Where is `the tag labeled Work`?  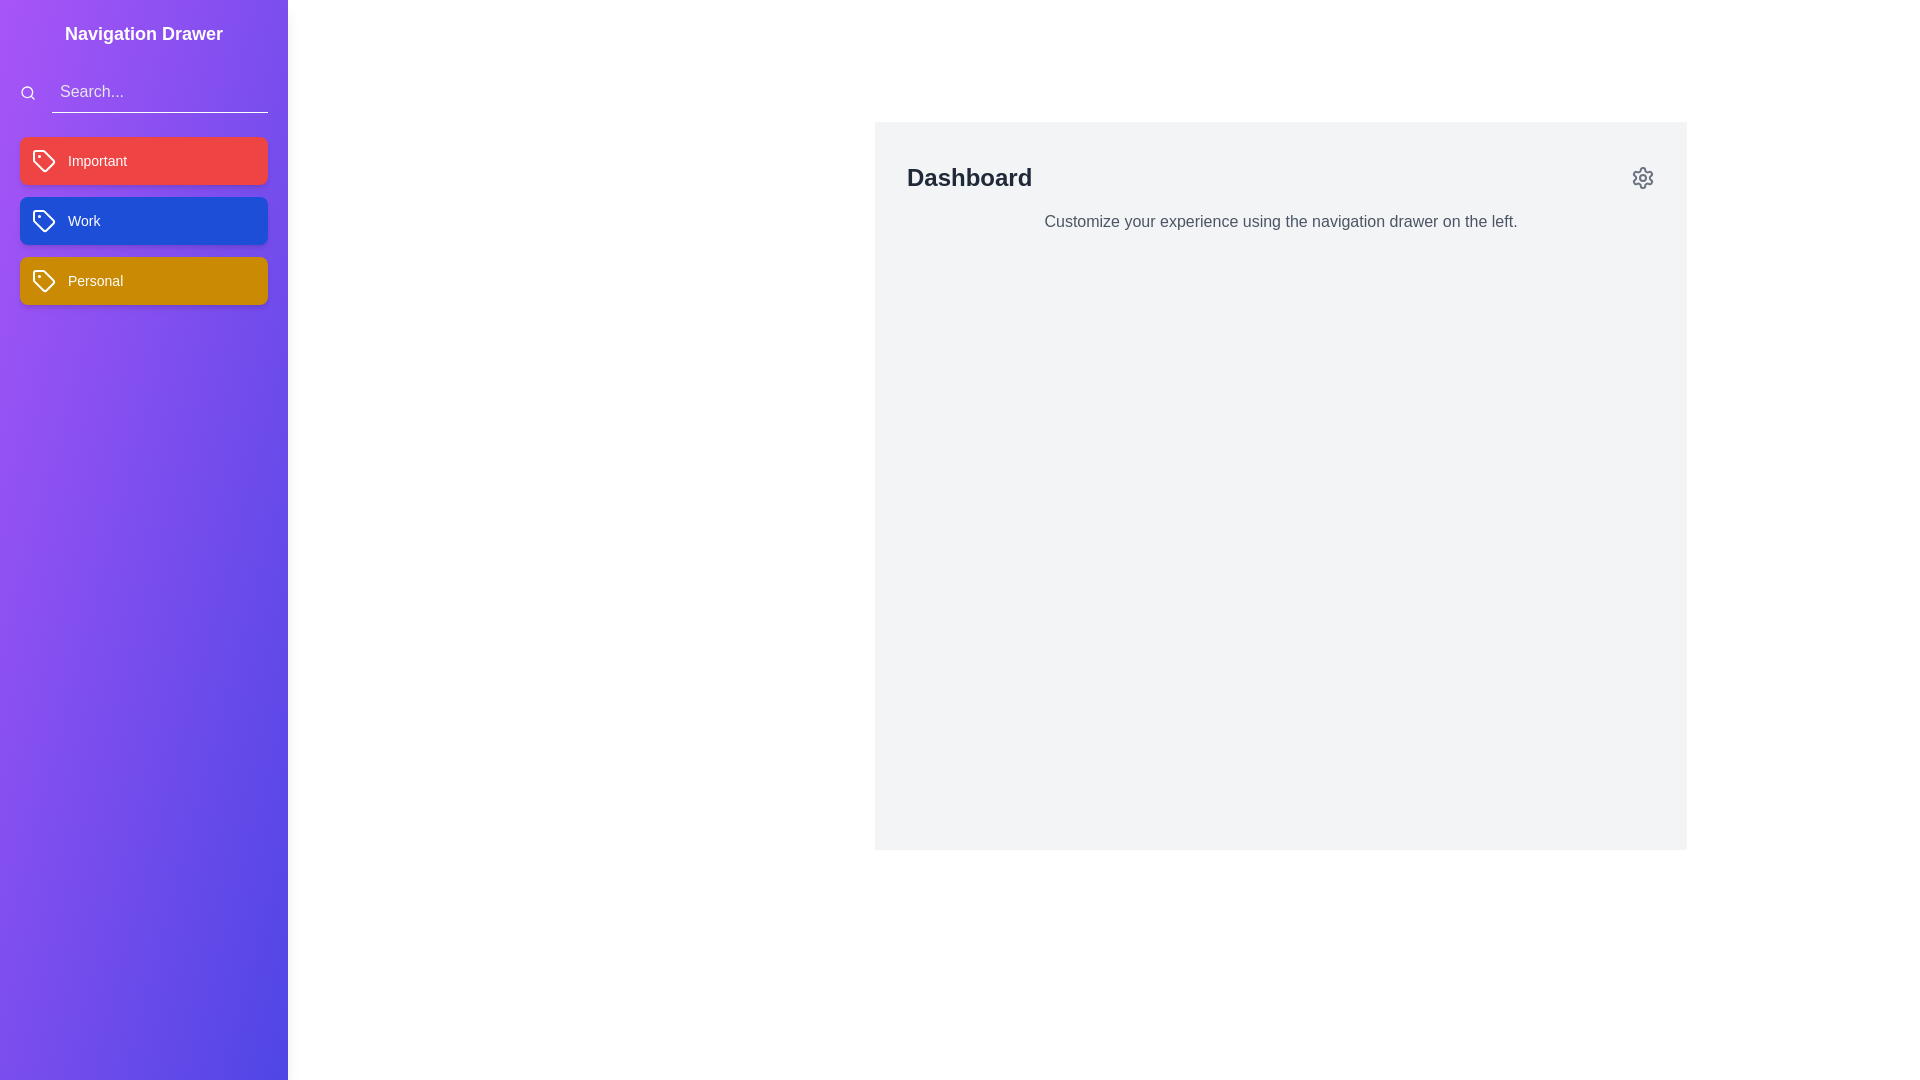 the tag labeled Work is located at coordinates (143, 220).